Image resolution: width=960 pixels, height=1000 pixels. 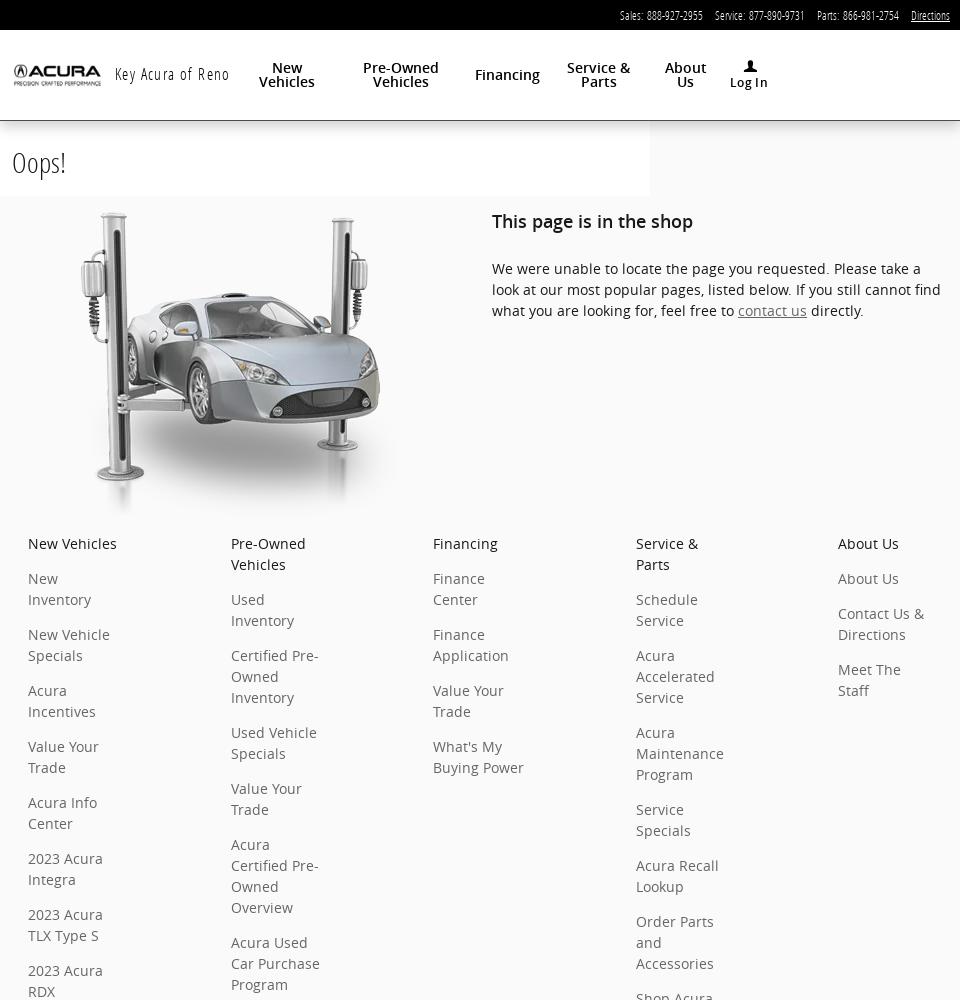 What do you see at coordinates (458, 588) in the screenshot?
I see `'Finance Center'` at bounding box center [458, 588].